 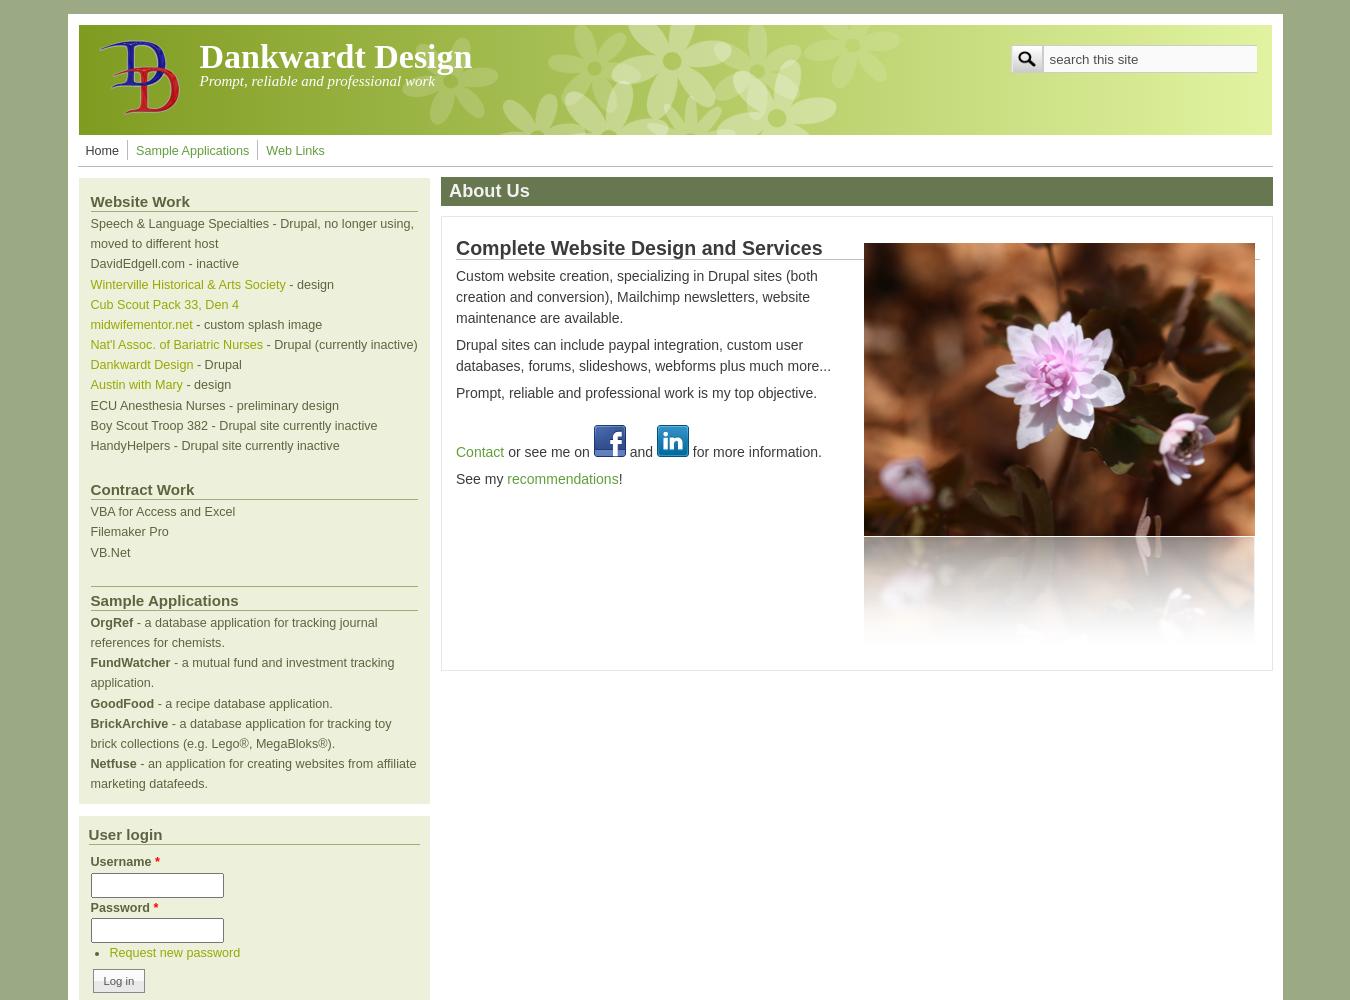 What do you see at coordinates (643, 354) in the screenshot?
I see `'Drupal sites can include paypal integration, custom user databases, forums, slideshows, webforms plus much more...'` at bounding box center [643, 354].